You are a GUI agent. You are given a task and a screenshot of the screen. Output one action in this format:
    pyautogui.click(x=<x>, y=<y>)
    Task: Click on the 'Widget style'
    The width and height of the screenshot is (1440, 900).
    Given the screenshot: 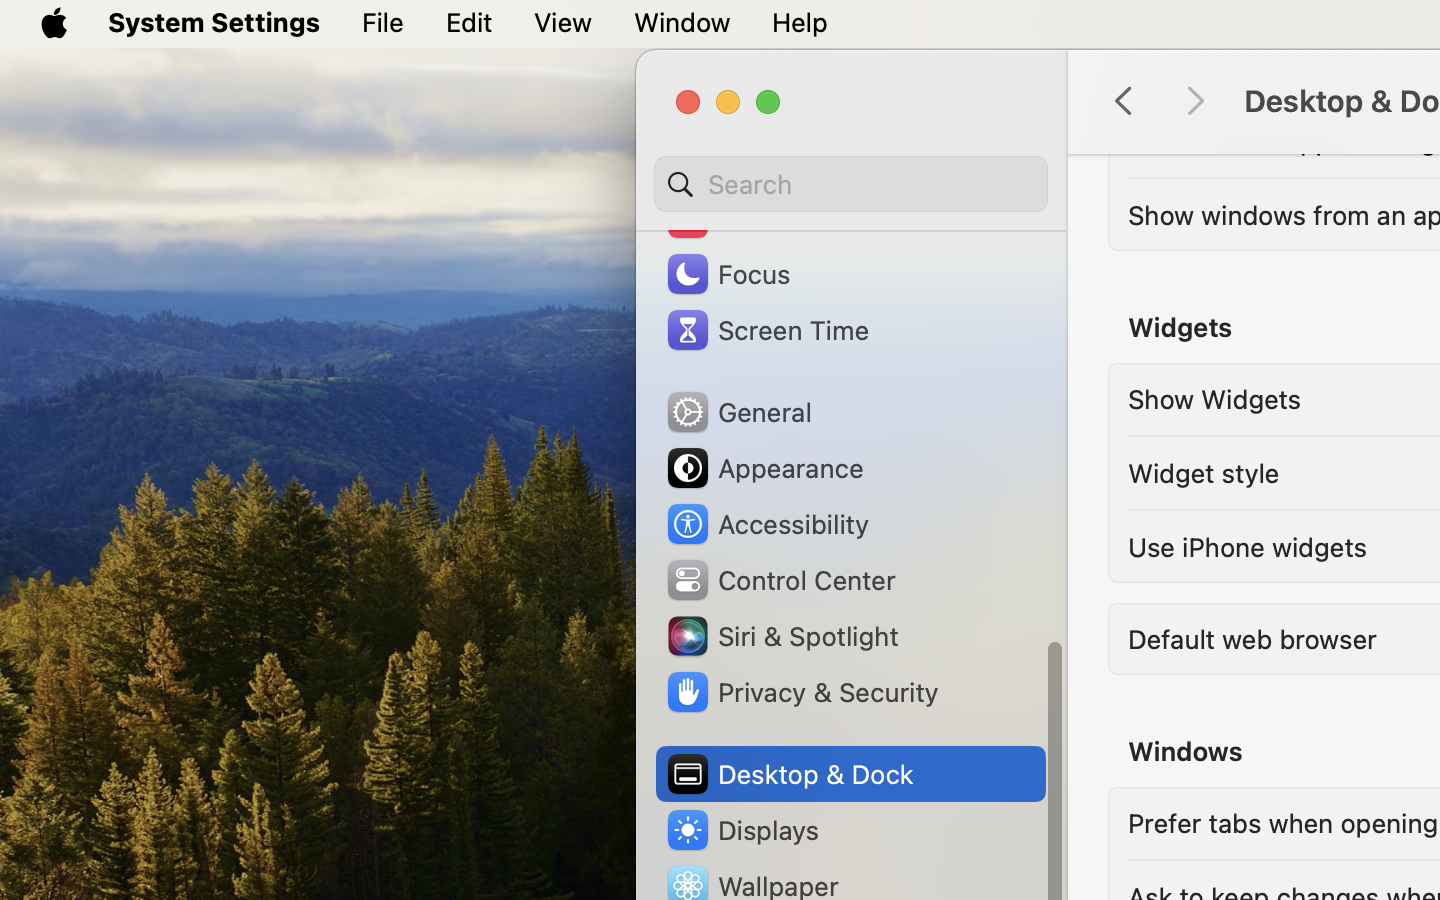 What is the action you would take?
    pyautogui.click(x=1202, y=470)
    